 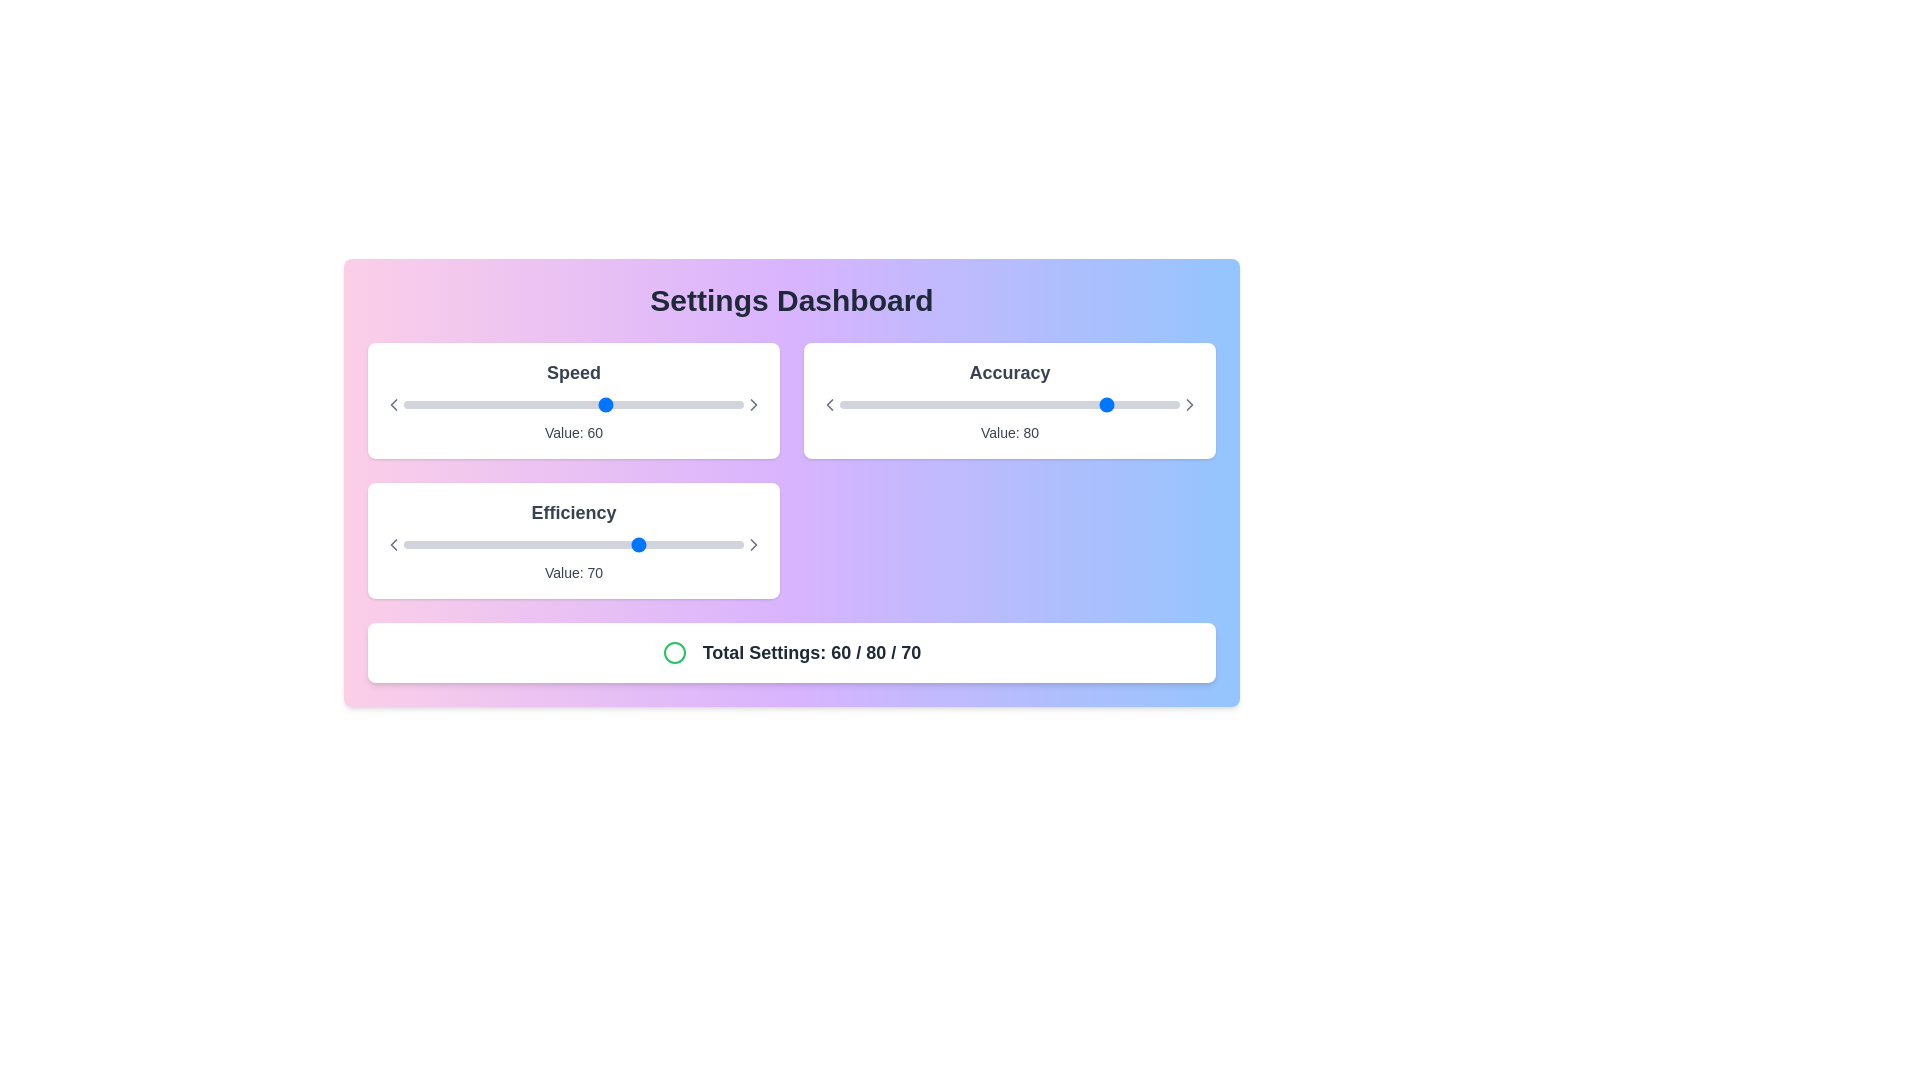 What do you see at coordinates (958, 405) in the screenshot?
I see `accuracy slider` at bounding box center [958, 405].